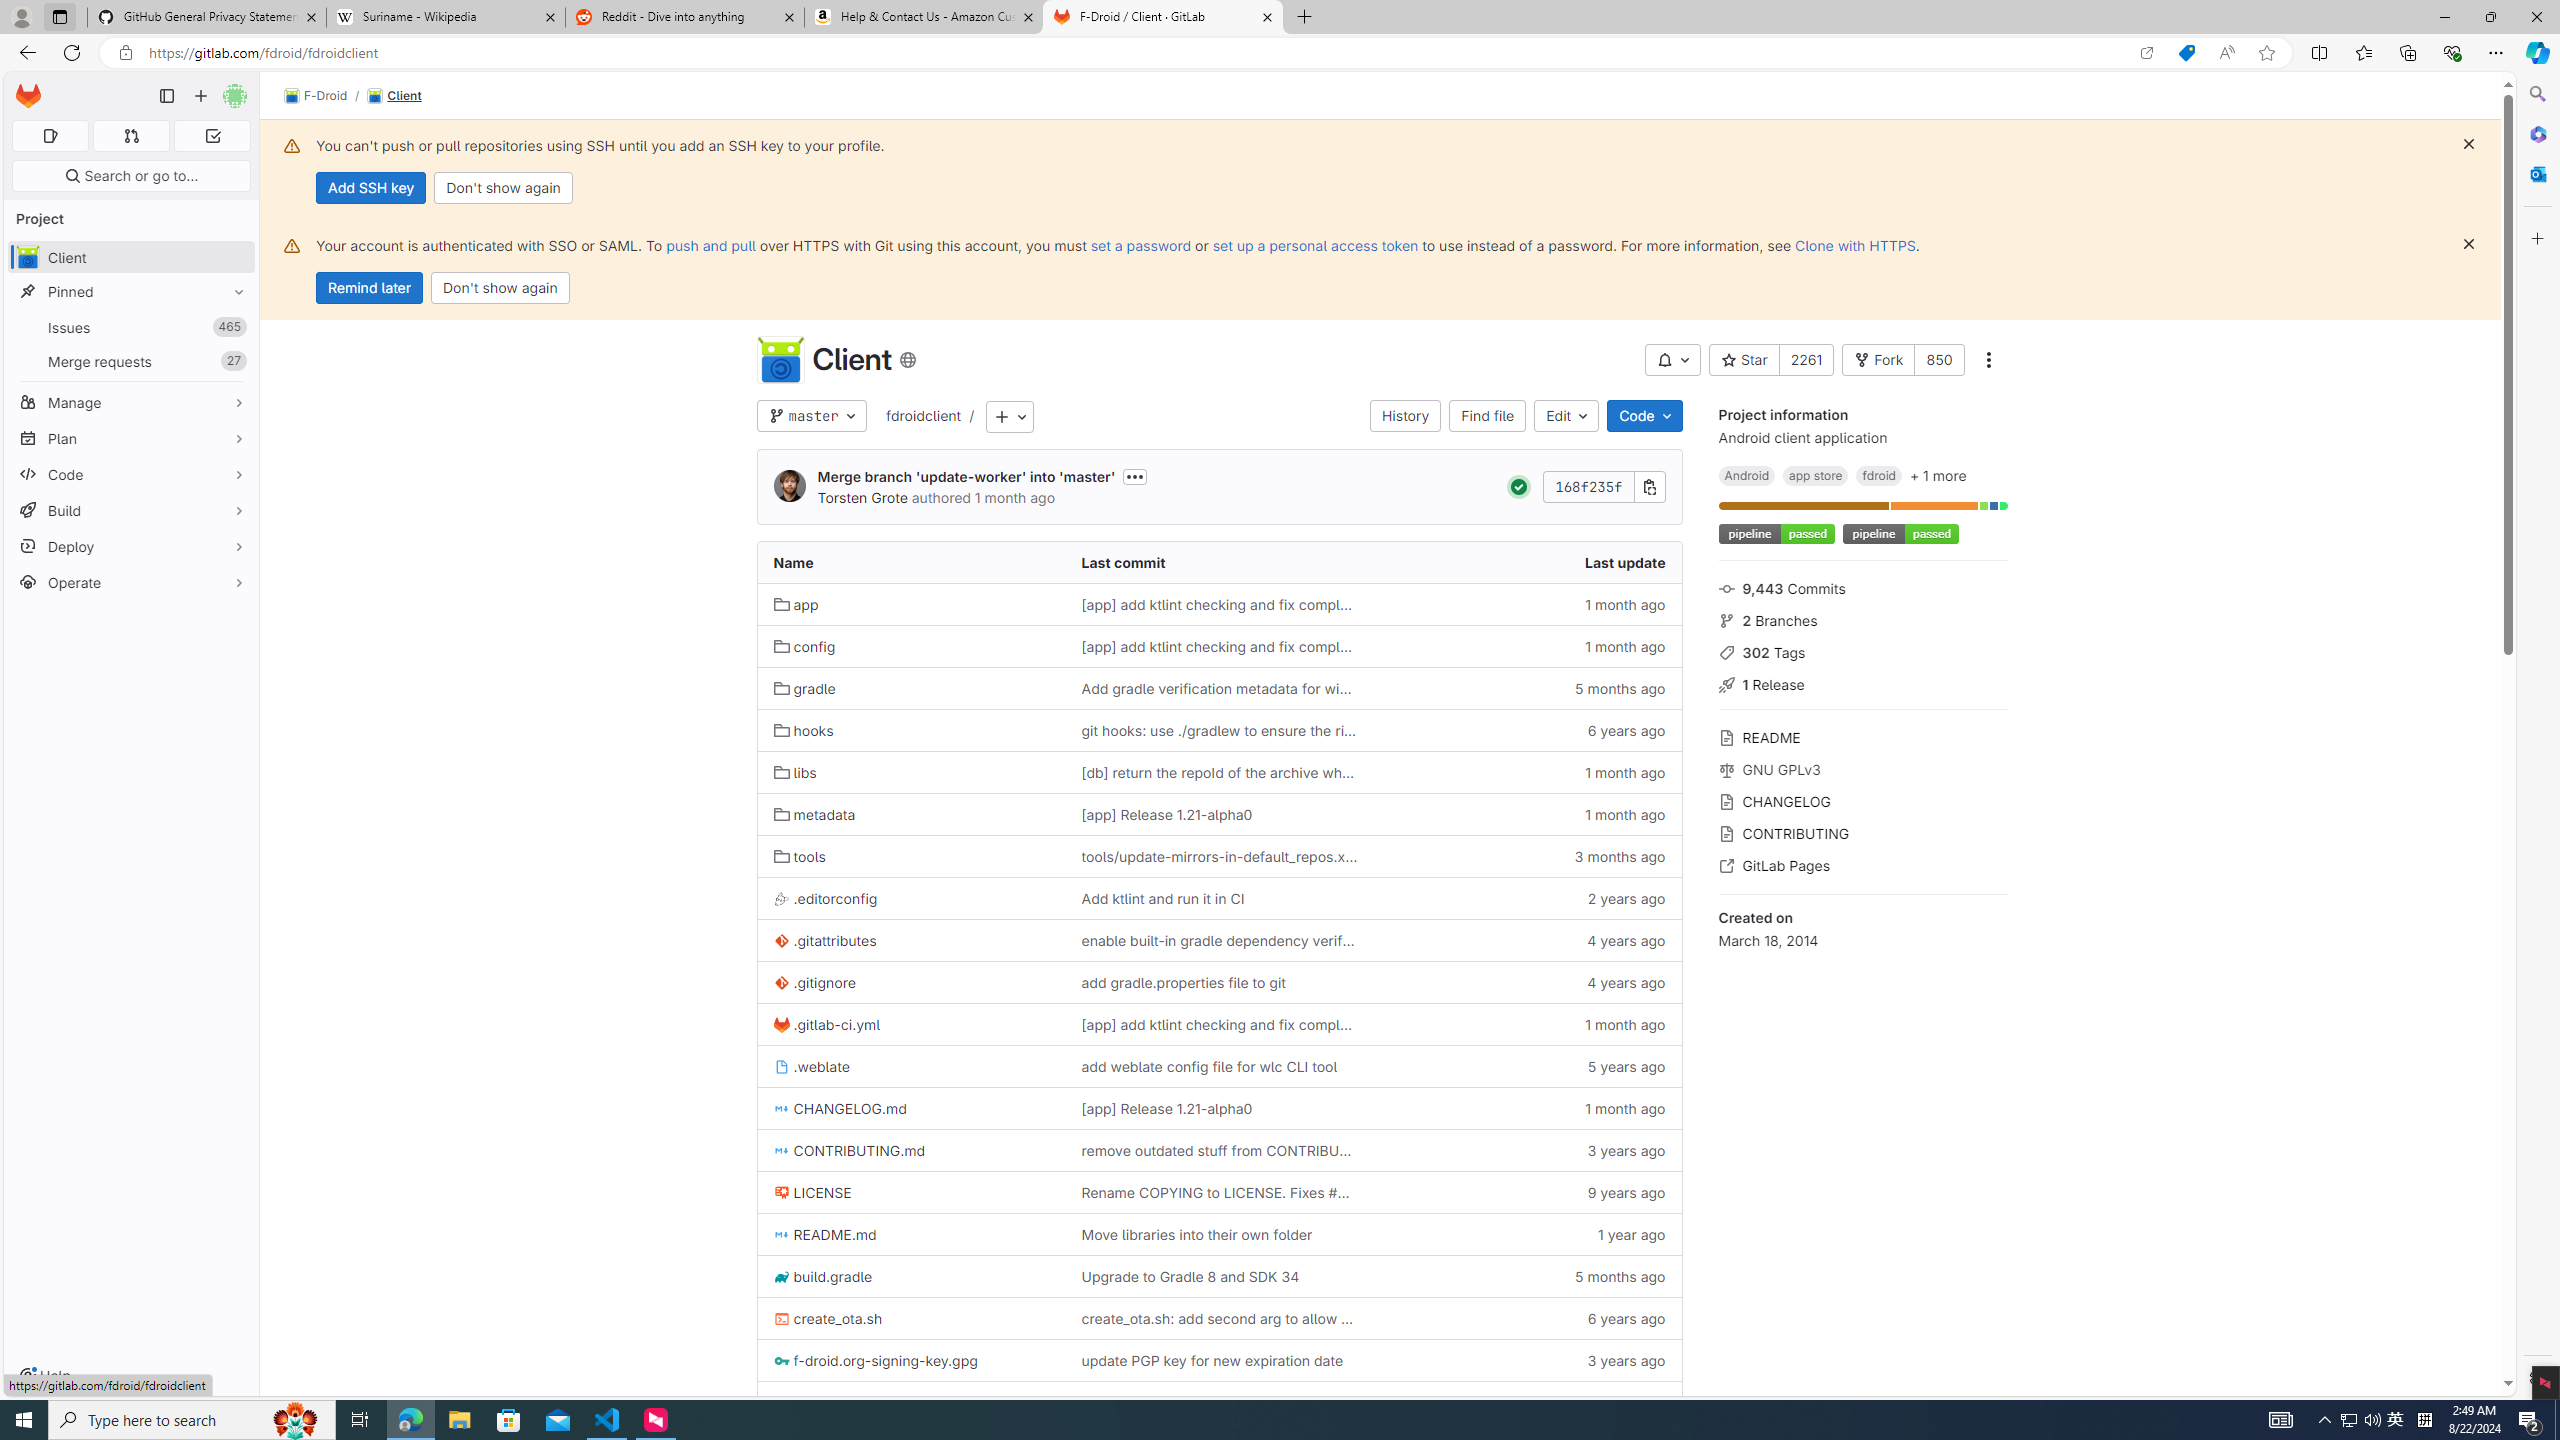  I want to click on 'add gradle.properties file to git', so click(1218, 981).